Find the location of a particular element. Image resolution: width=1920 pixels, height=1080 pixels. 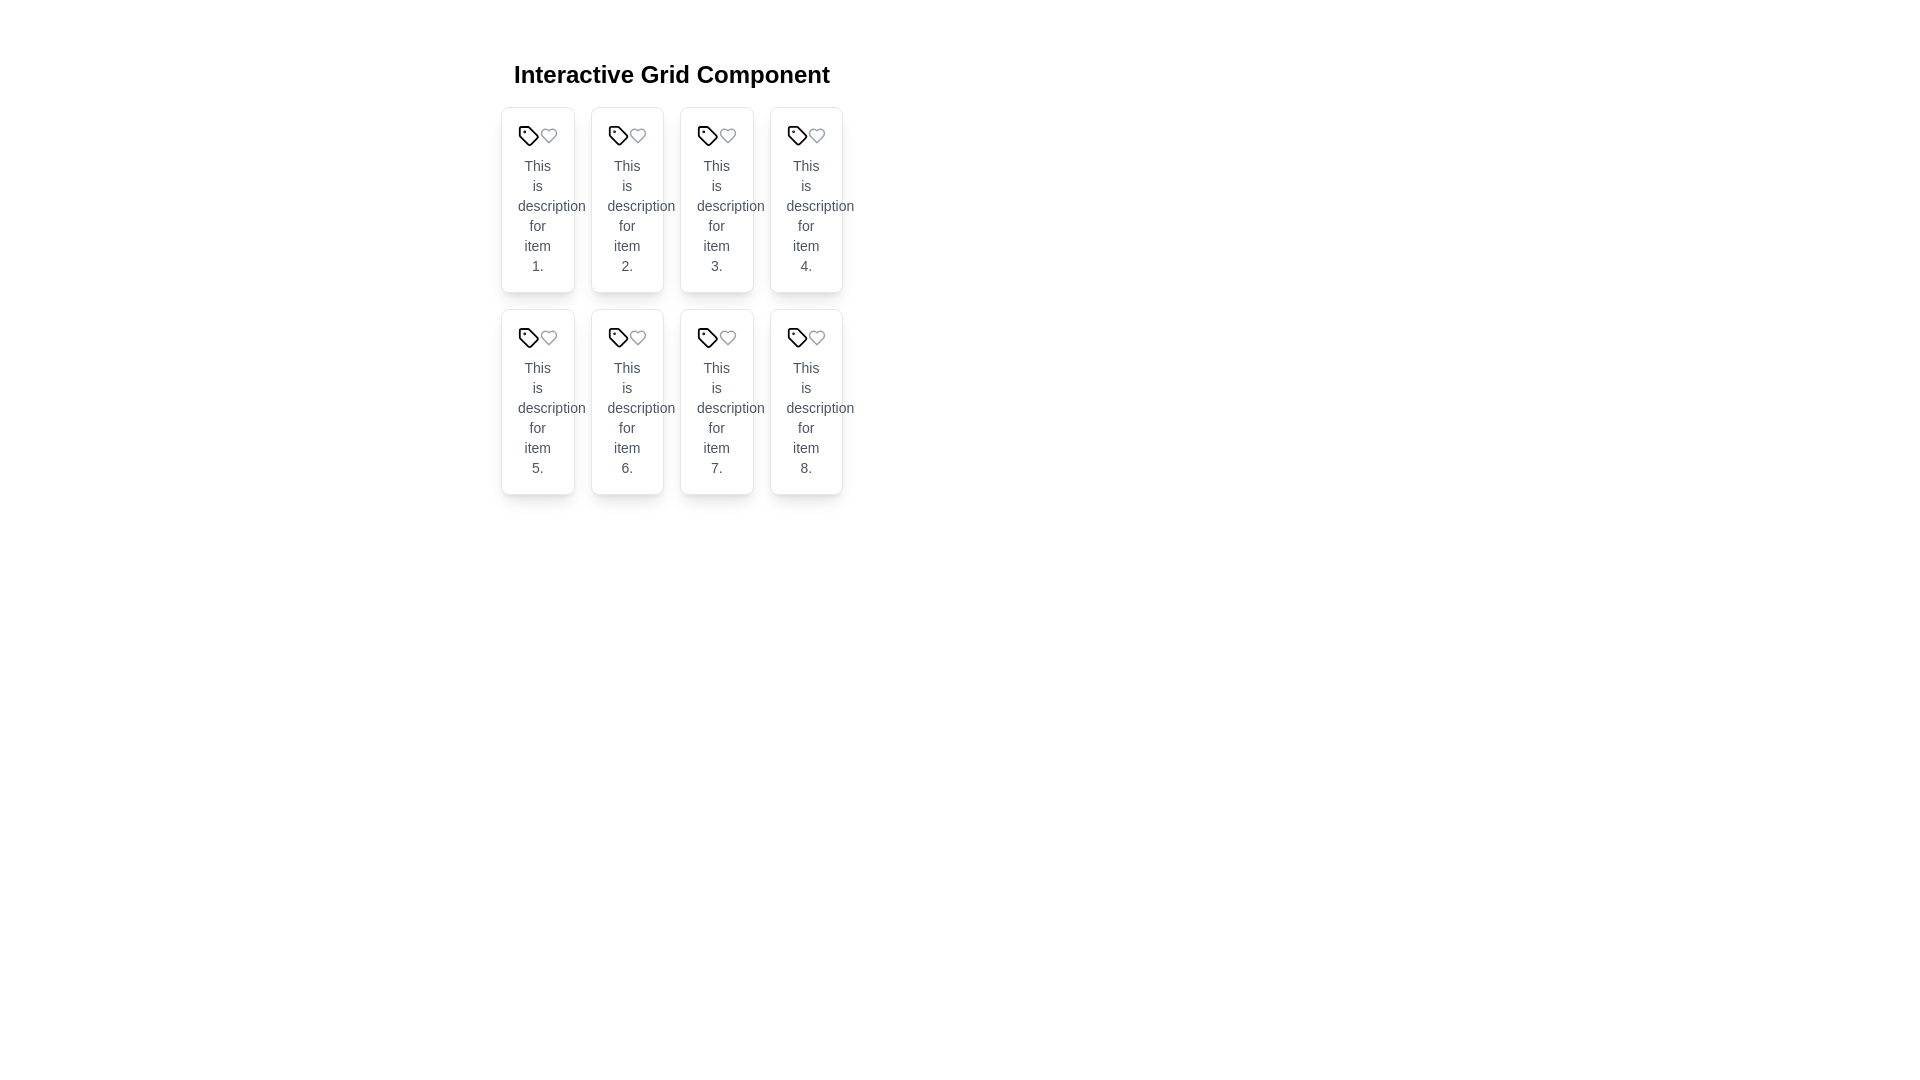

the icon representing the sixth tile in the grid layout, positioned to the left of the text 'Tile 6' is located at coordinates (617, 337).